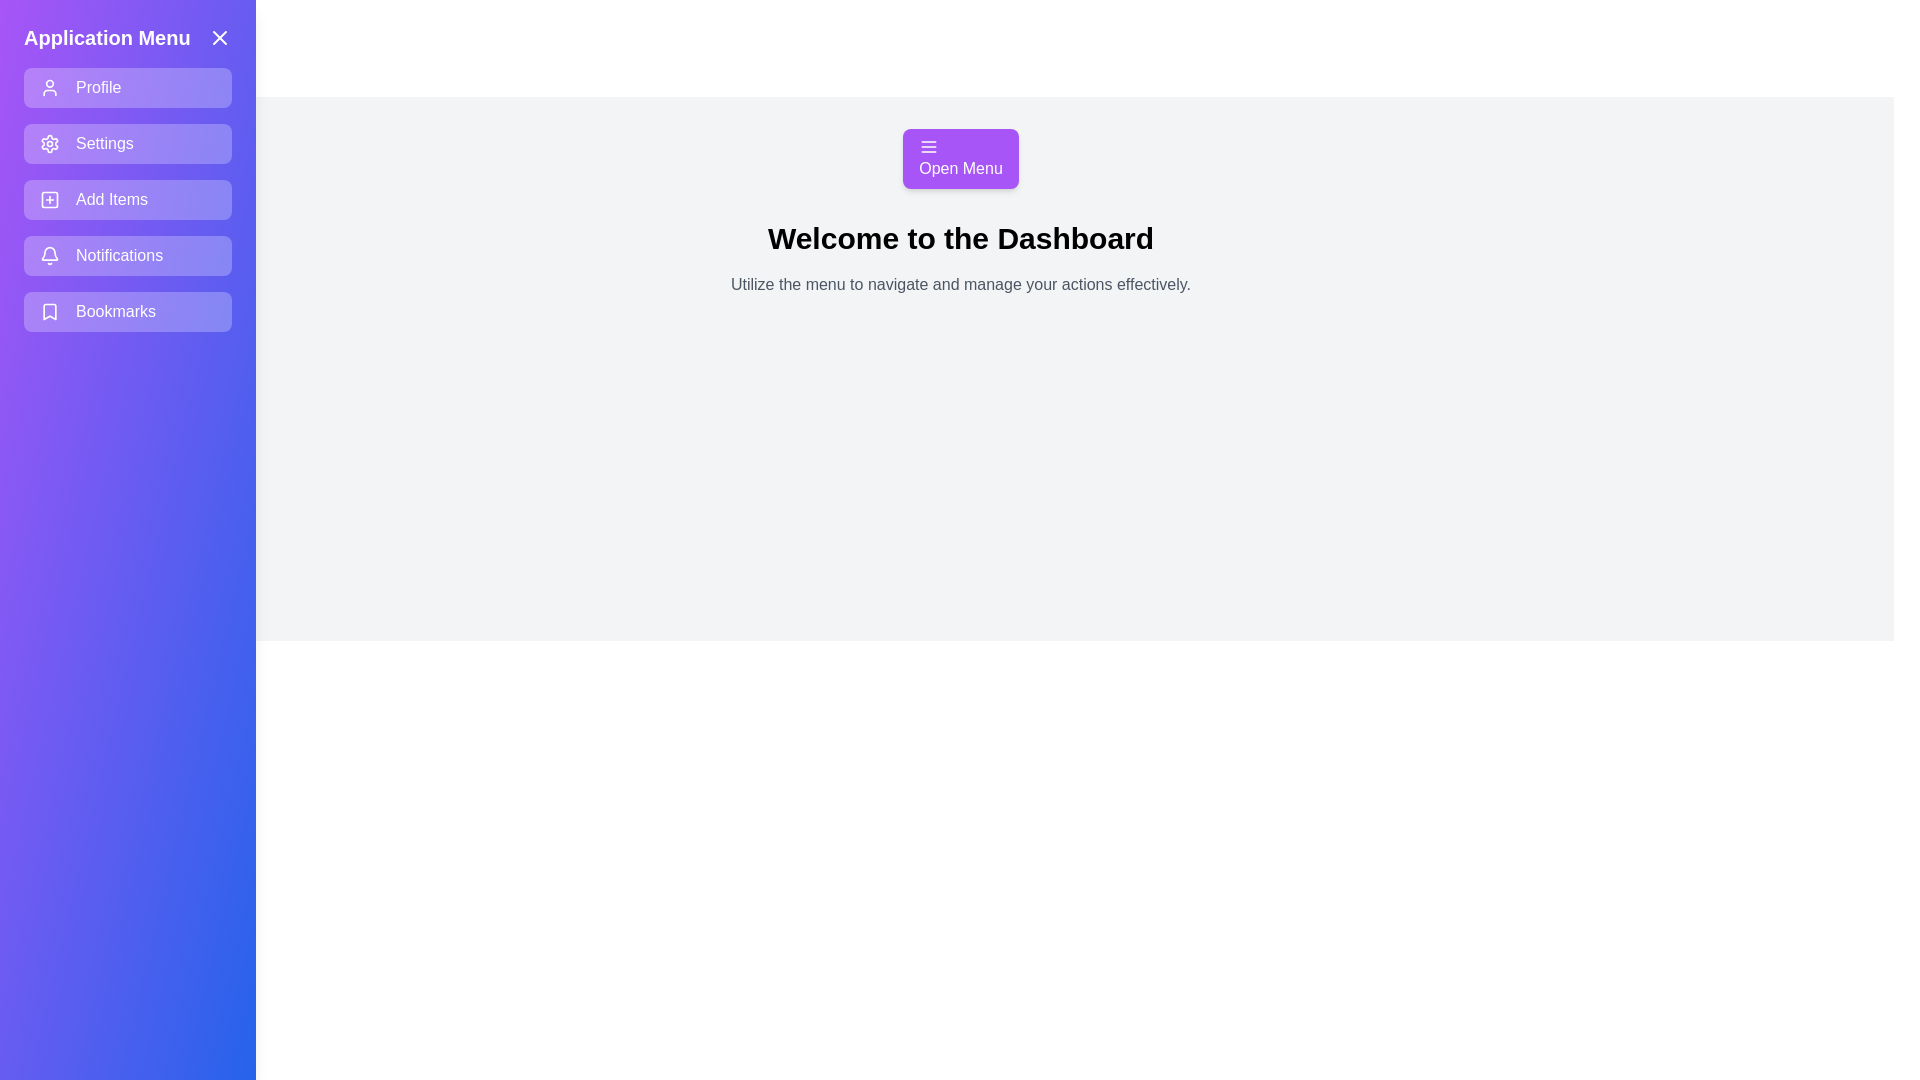 The height and width of the screenshot is (1080, 1920). Describe the element at coordinates (127, 312) in the screenshot. I see `the menu item Bookmarks to navigate to its respective section` at that location.